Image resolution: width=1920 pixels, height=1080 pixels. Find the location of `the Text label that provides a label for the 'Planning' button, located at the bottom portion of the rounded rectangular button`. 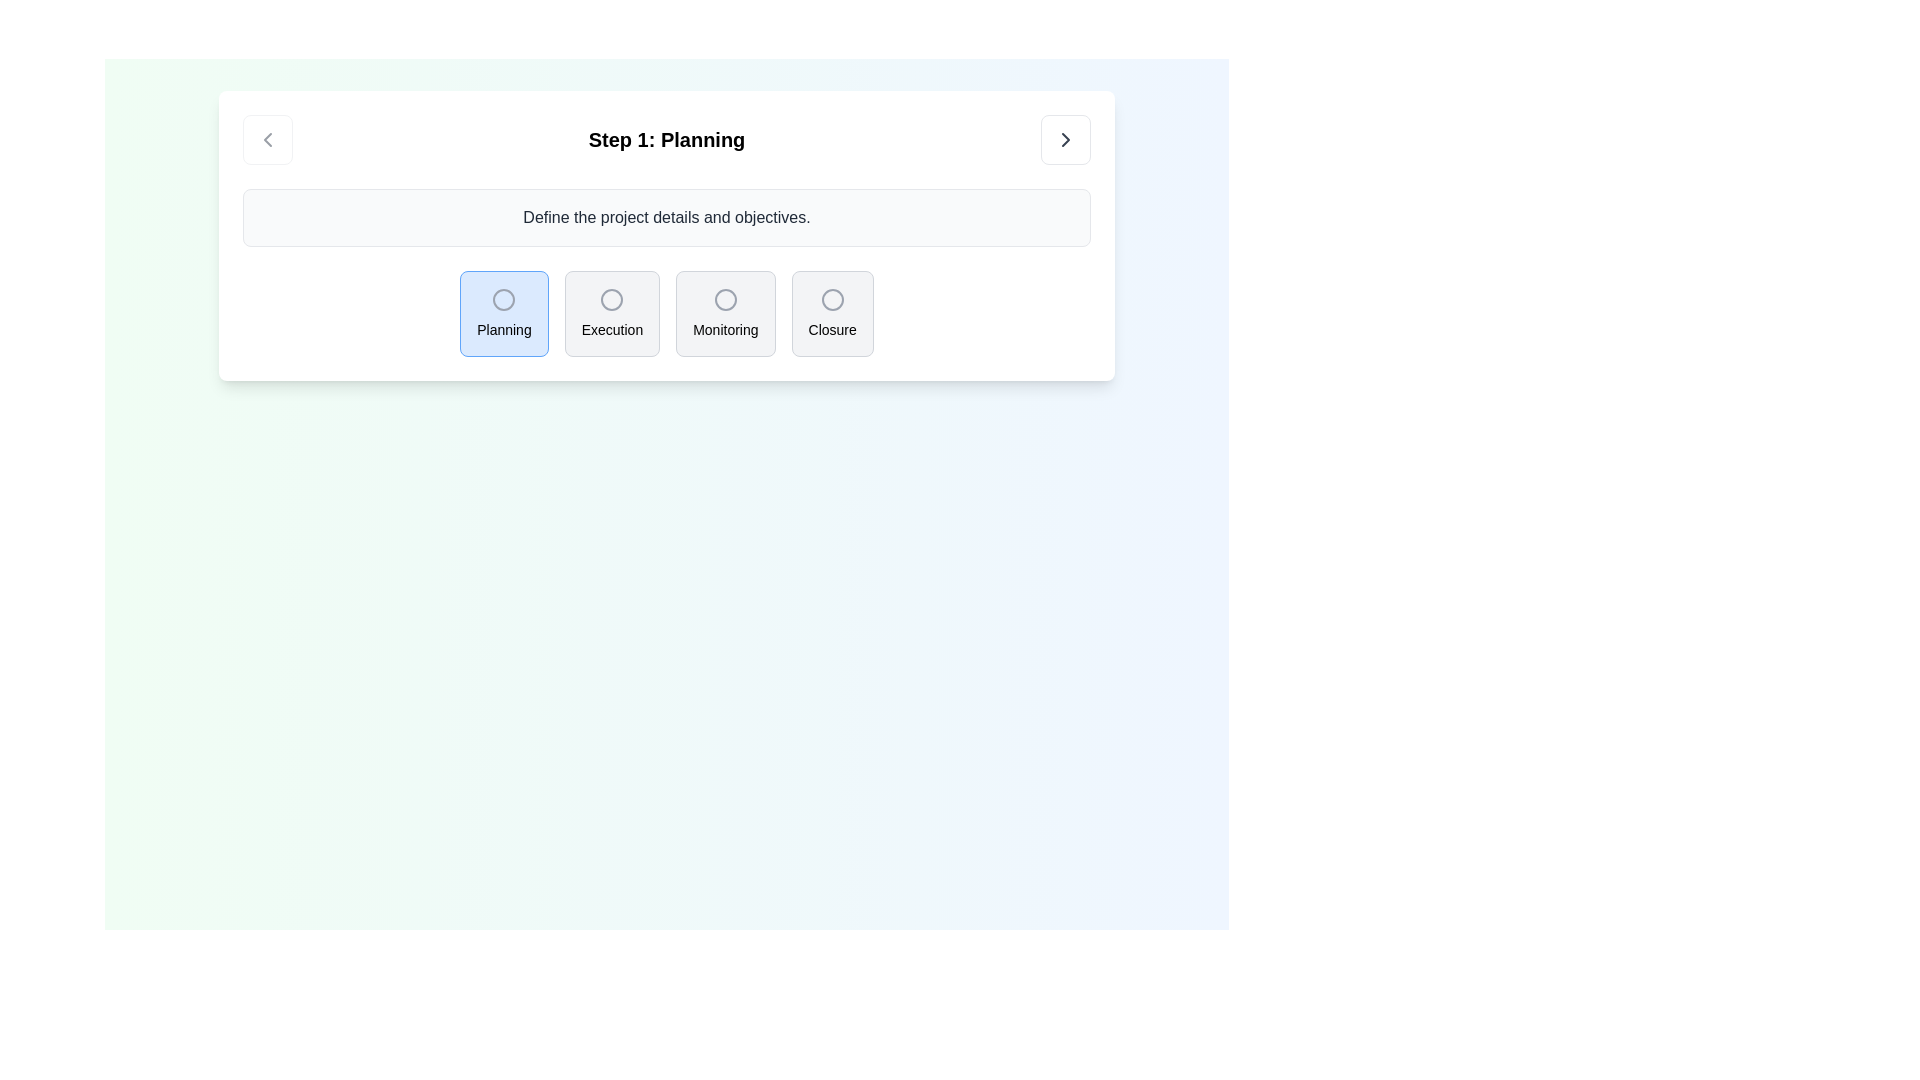

the Text label that provides a label for the 'Planning' button, located at the bottom portion of the rounded rectangular button is located at coordinates (504, 329).